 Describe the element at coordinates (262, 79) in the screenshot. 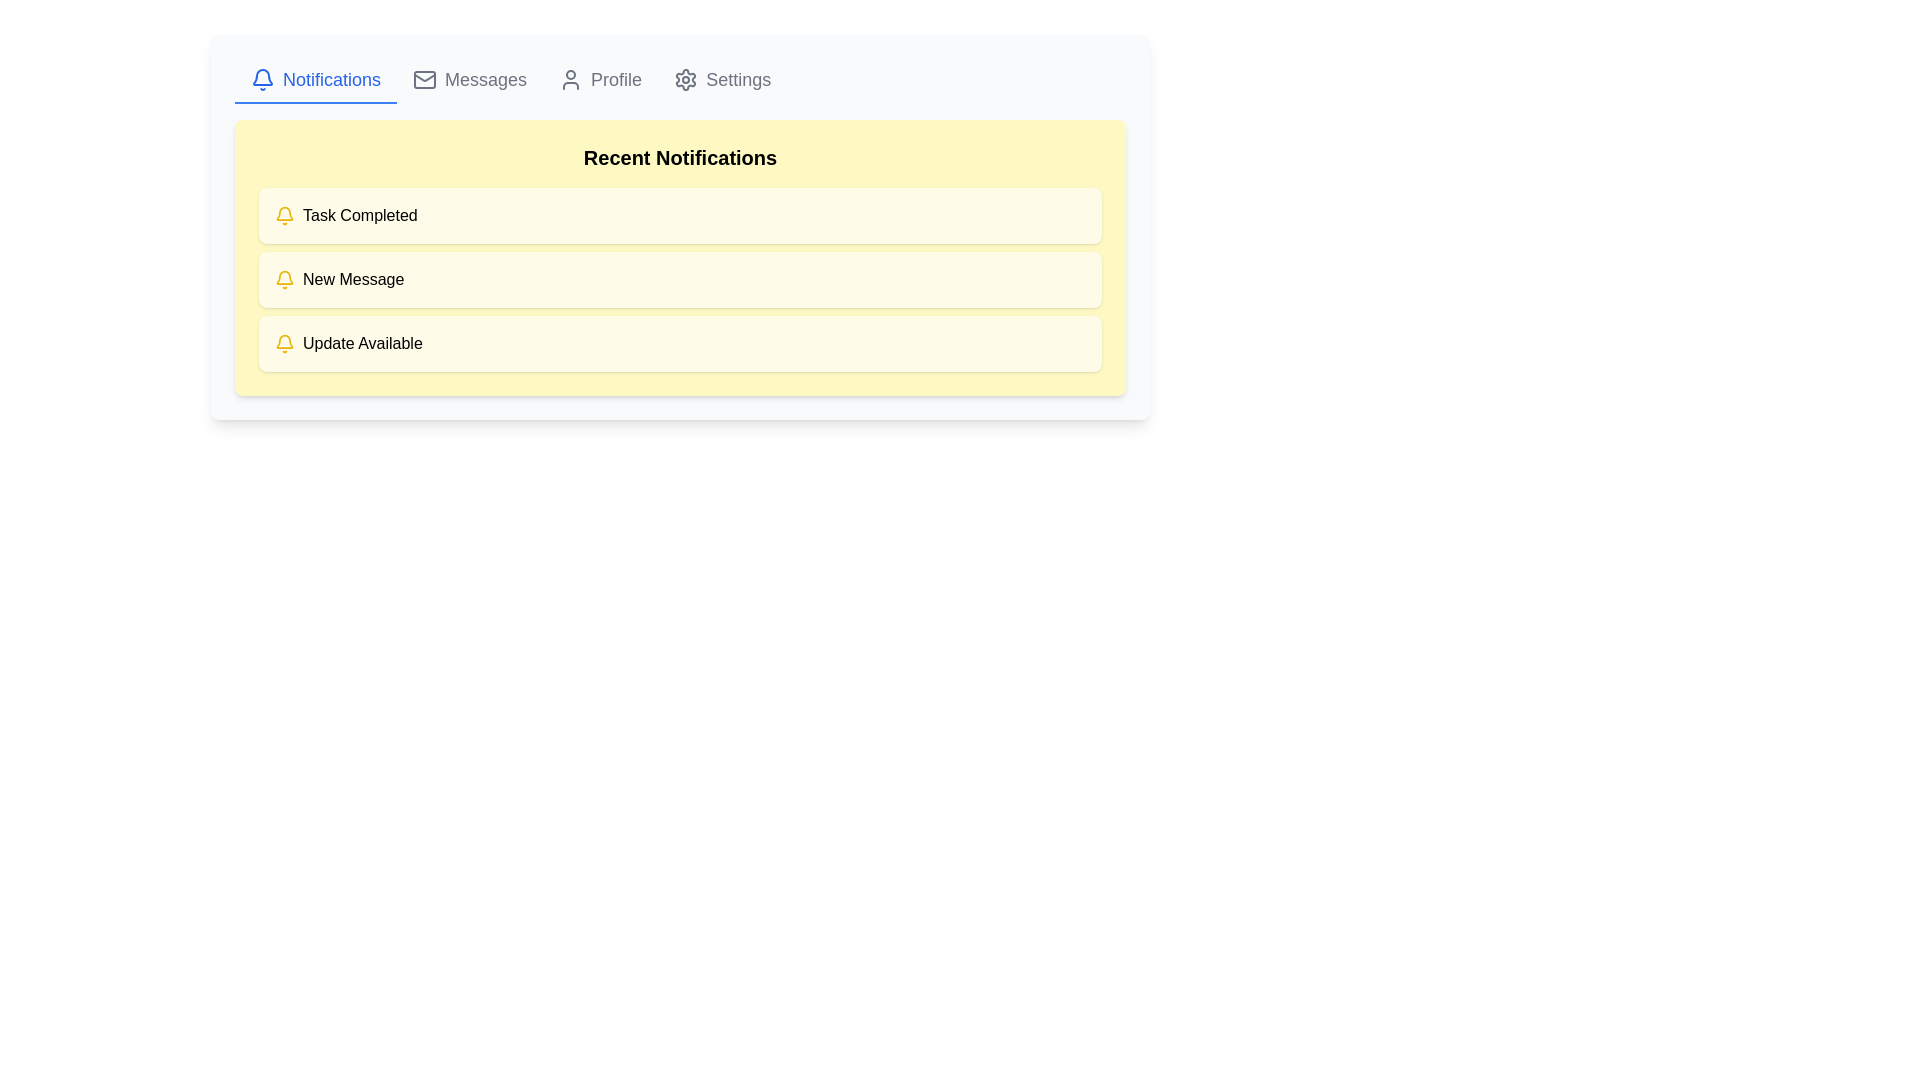

I see `the blue bell icon in the navigation bar next to the 'Notifications' text` at that location.